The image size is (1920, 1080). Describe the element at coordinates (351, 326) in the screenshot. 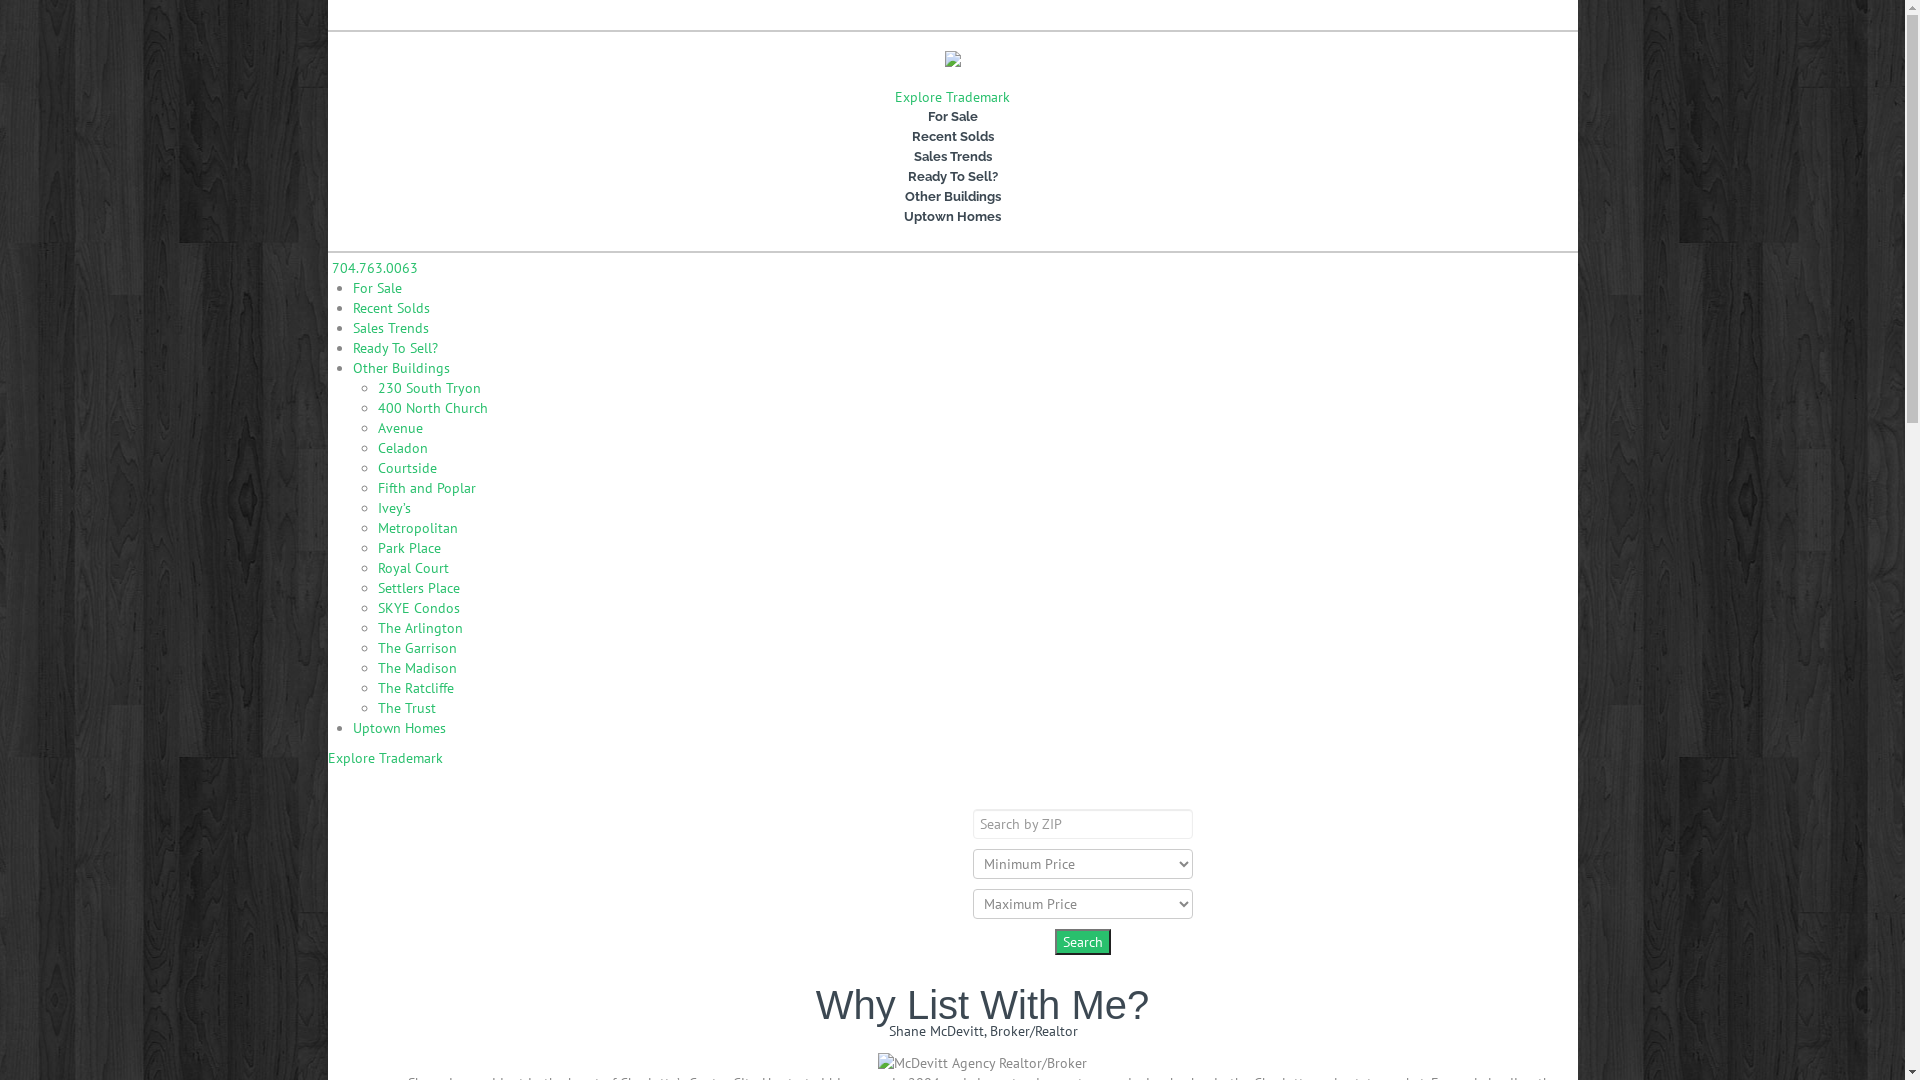

I see `'Sales Trends'` at that location.